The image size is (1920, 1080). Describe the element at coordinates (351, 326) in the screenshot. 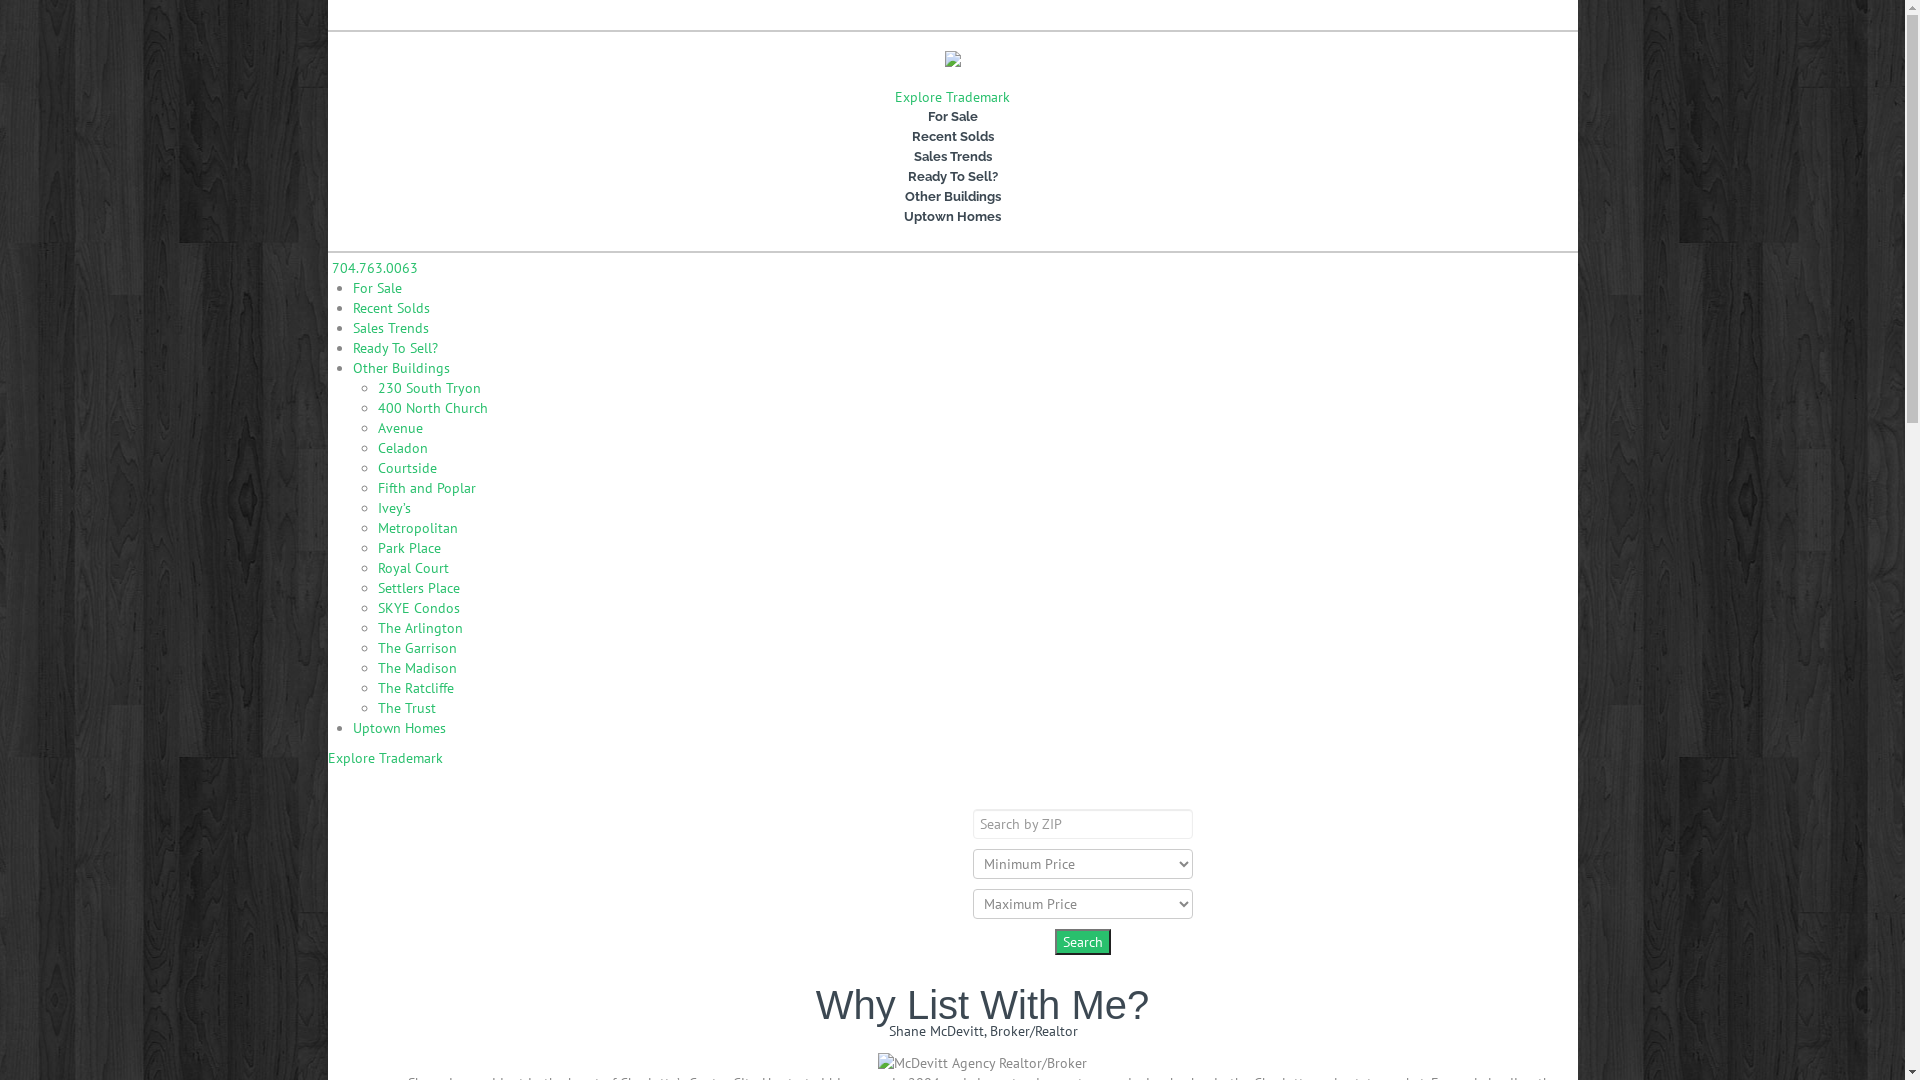

I see `'Sales Trends'` at that location.